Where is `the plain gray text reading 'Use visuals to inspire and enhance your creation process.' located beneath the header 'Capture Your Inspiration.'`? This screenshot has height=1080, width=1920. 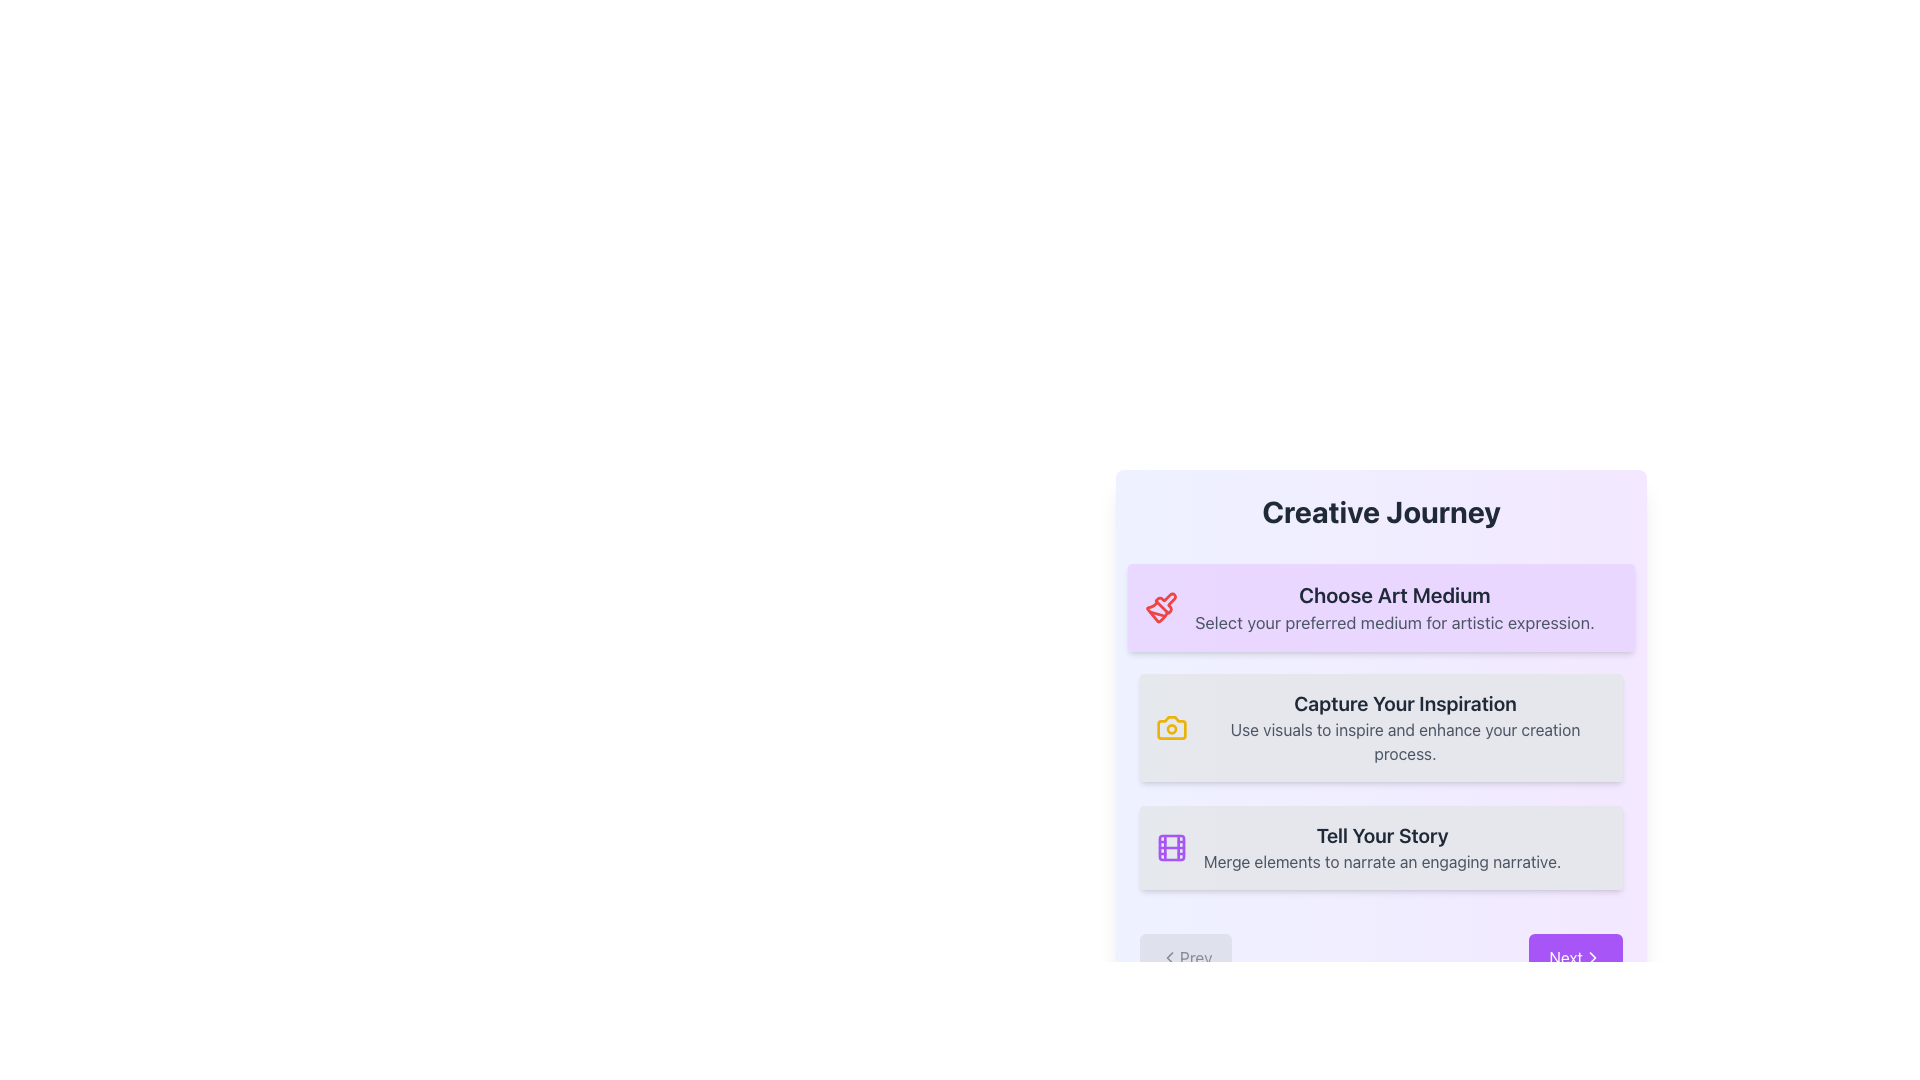
the plain gray text reading 'Use visuals to inspire and enhance your creation process.' located beneath the header 'Capture Your Inspiration.' is located at coordinates (1404, 741).